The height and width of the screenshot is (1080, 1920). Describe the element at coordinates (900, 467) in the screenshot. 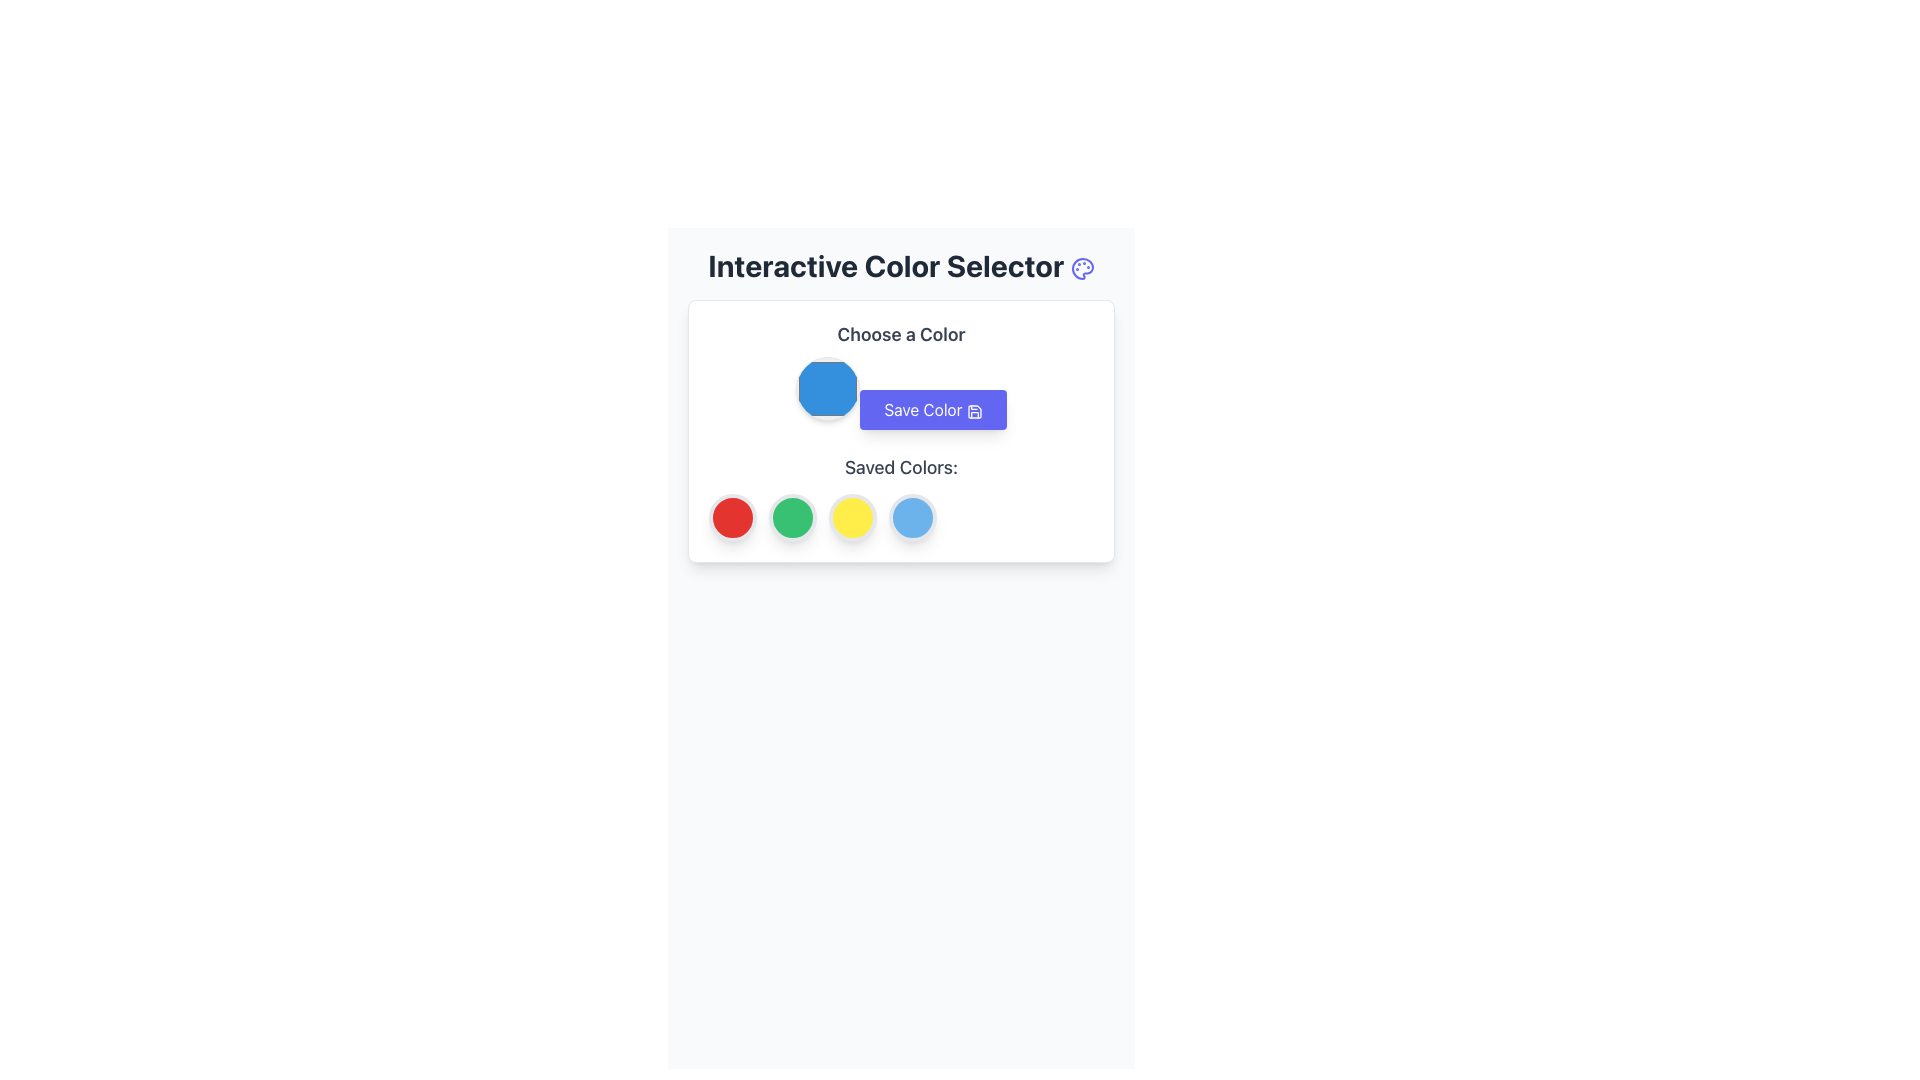

I see `the text label that serves as a heading for the section displaying saved color options, located within a bordered and shadowed rectangular card interface, positioned below the 'Save Color' button and above the circular color elements` at that location.